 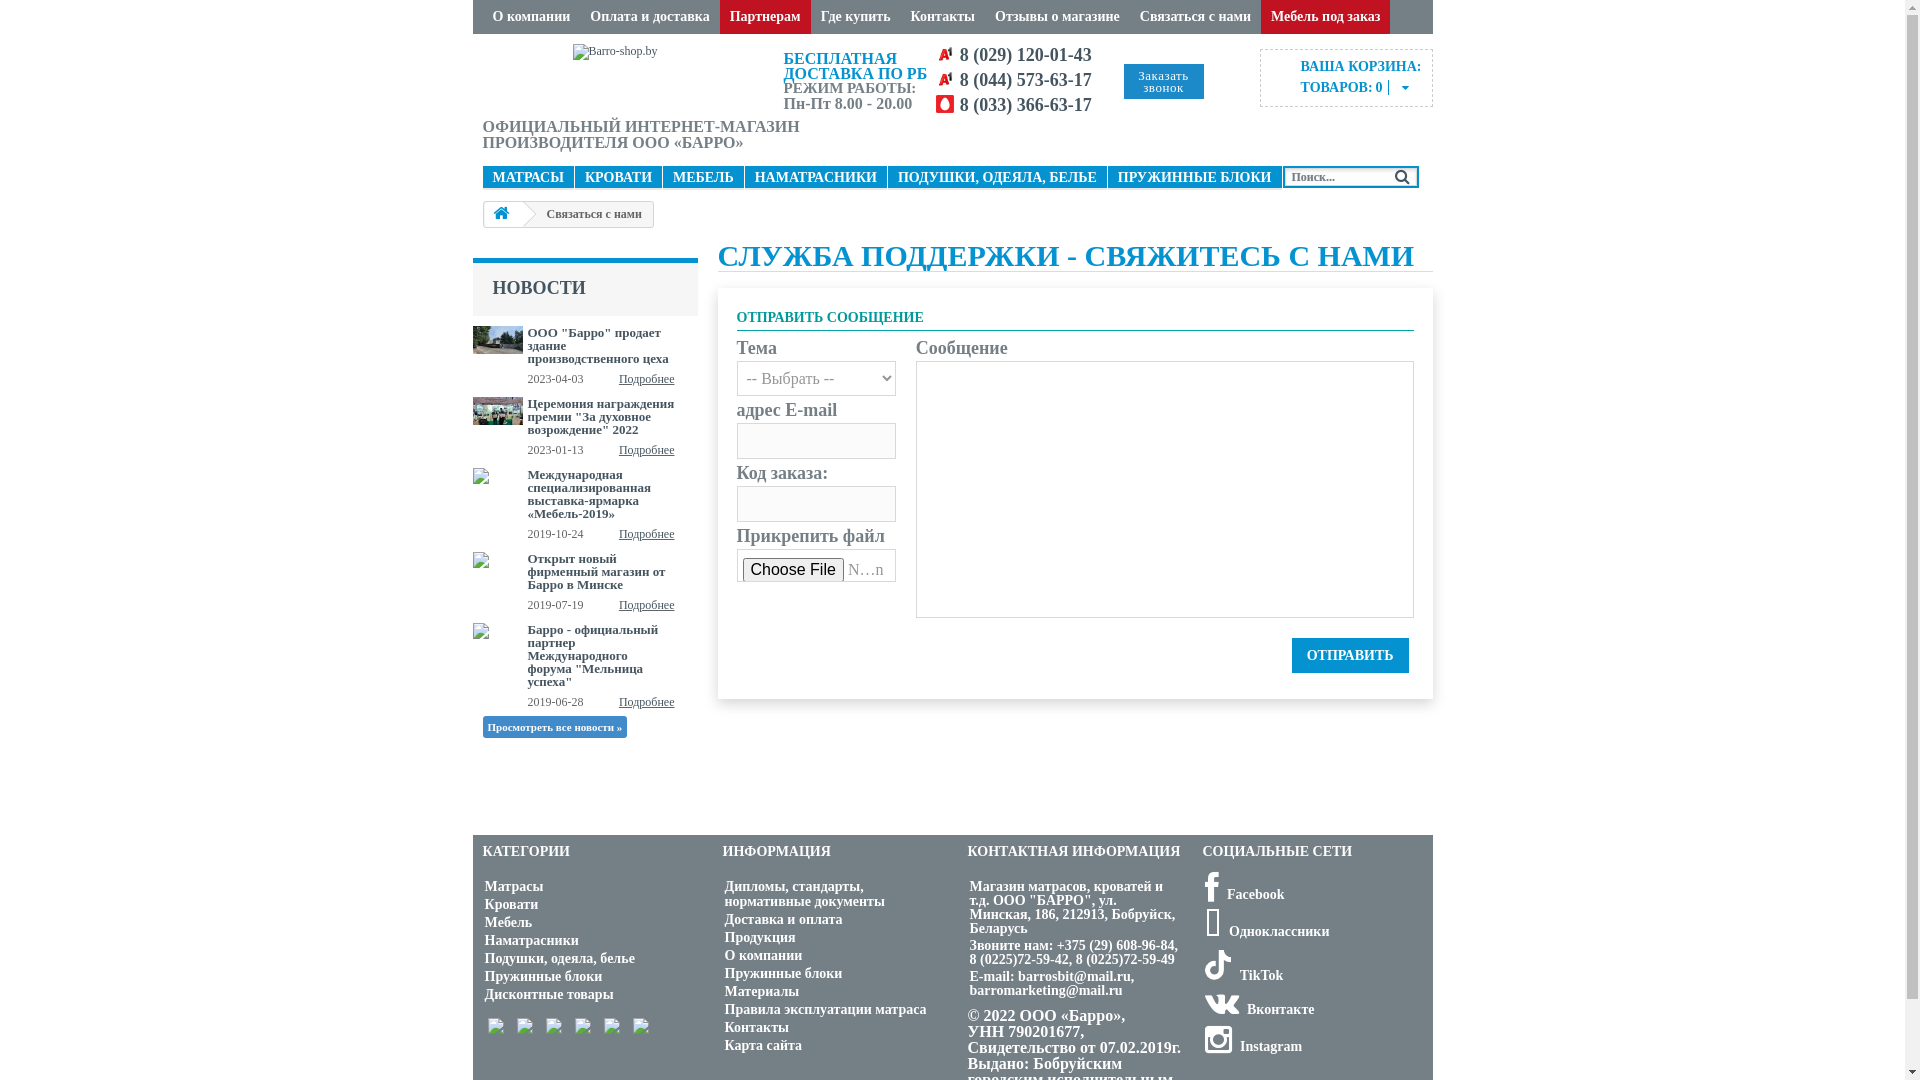 What do you see at coordinates (1242, 974) in the screenshot?
I see `'TikTok'` at bounding box center [1242, 974].